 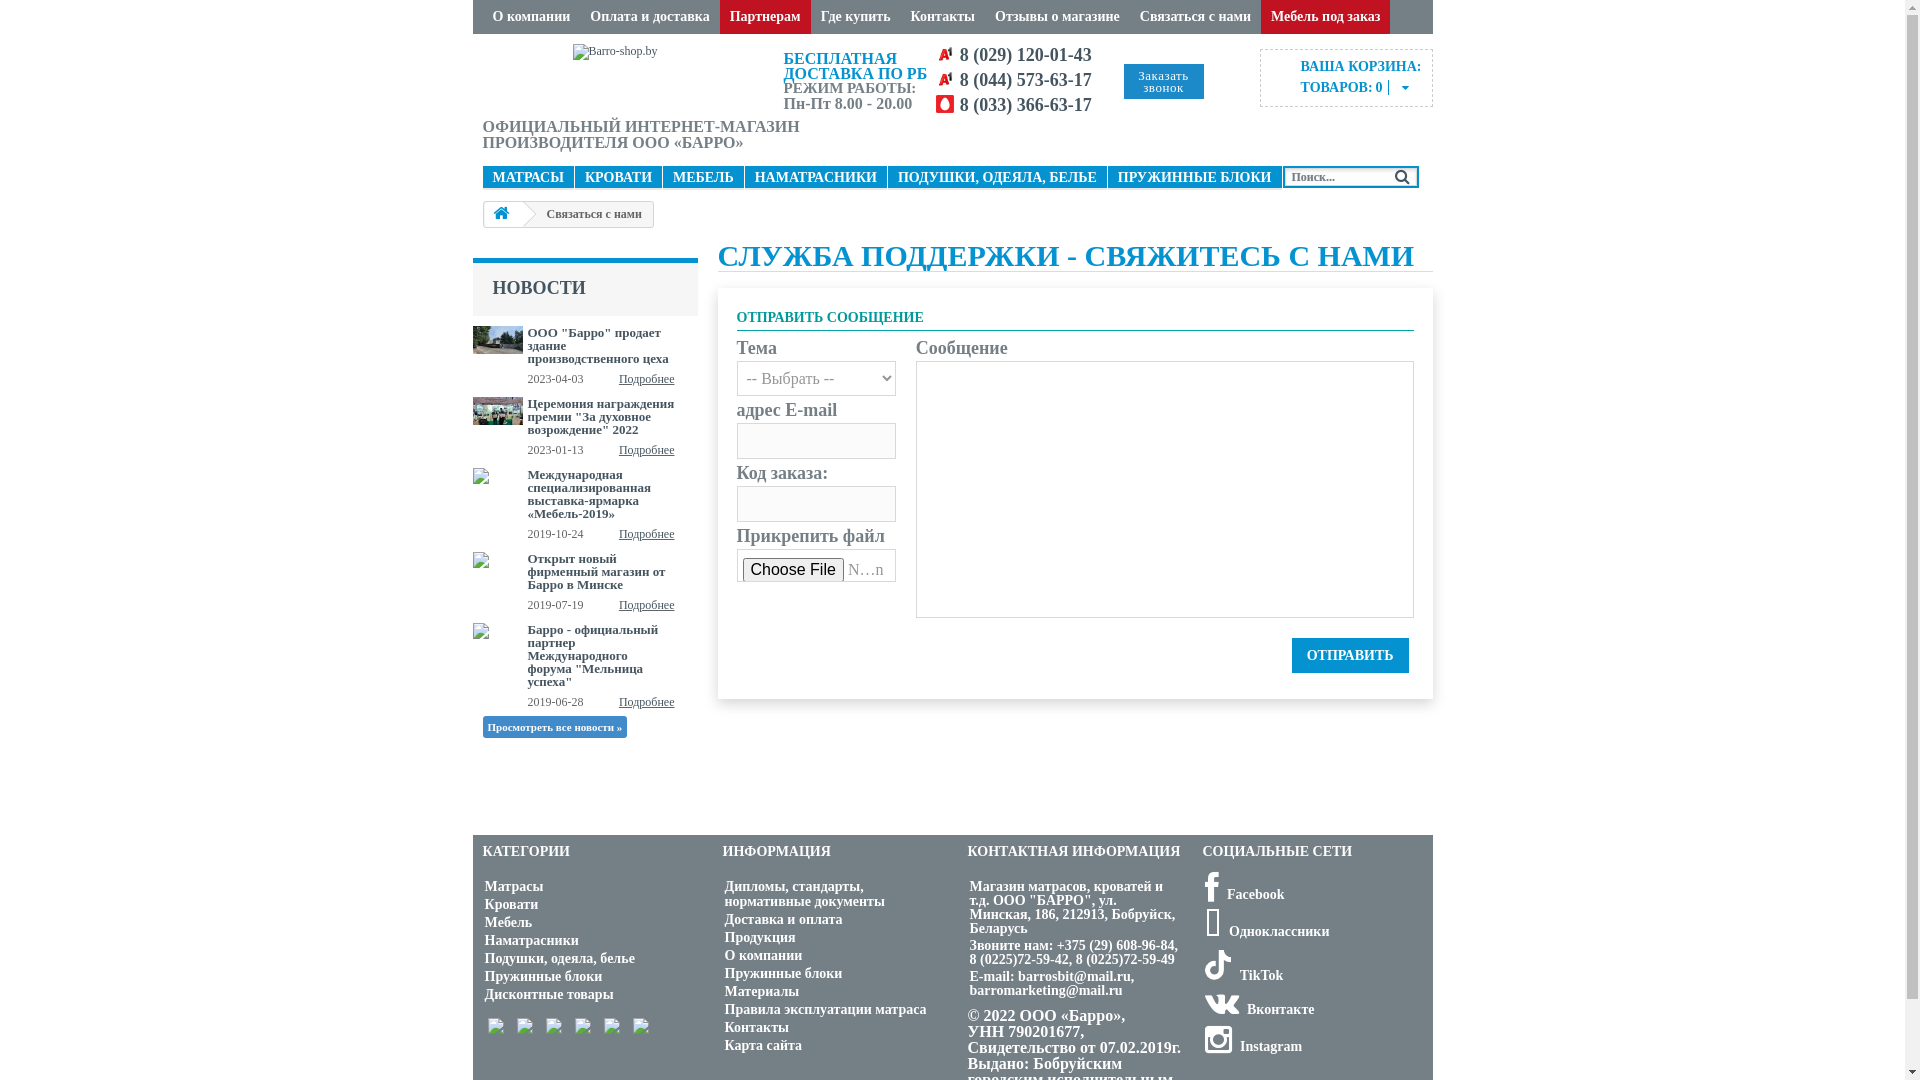 What do you see at coordinates (1242, 974) in the screenshot?
I see `'TikTok'` at bounding box center [1242, 974].